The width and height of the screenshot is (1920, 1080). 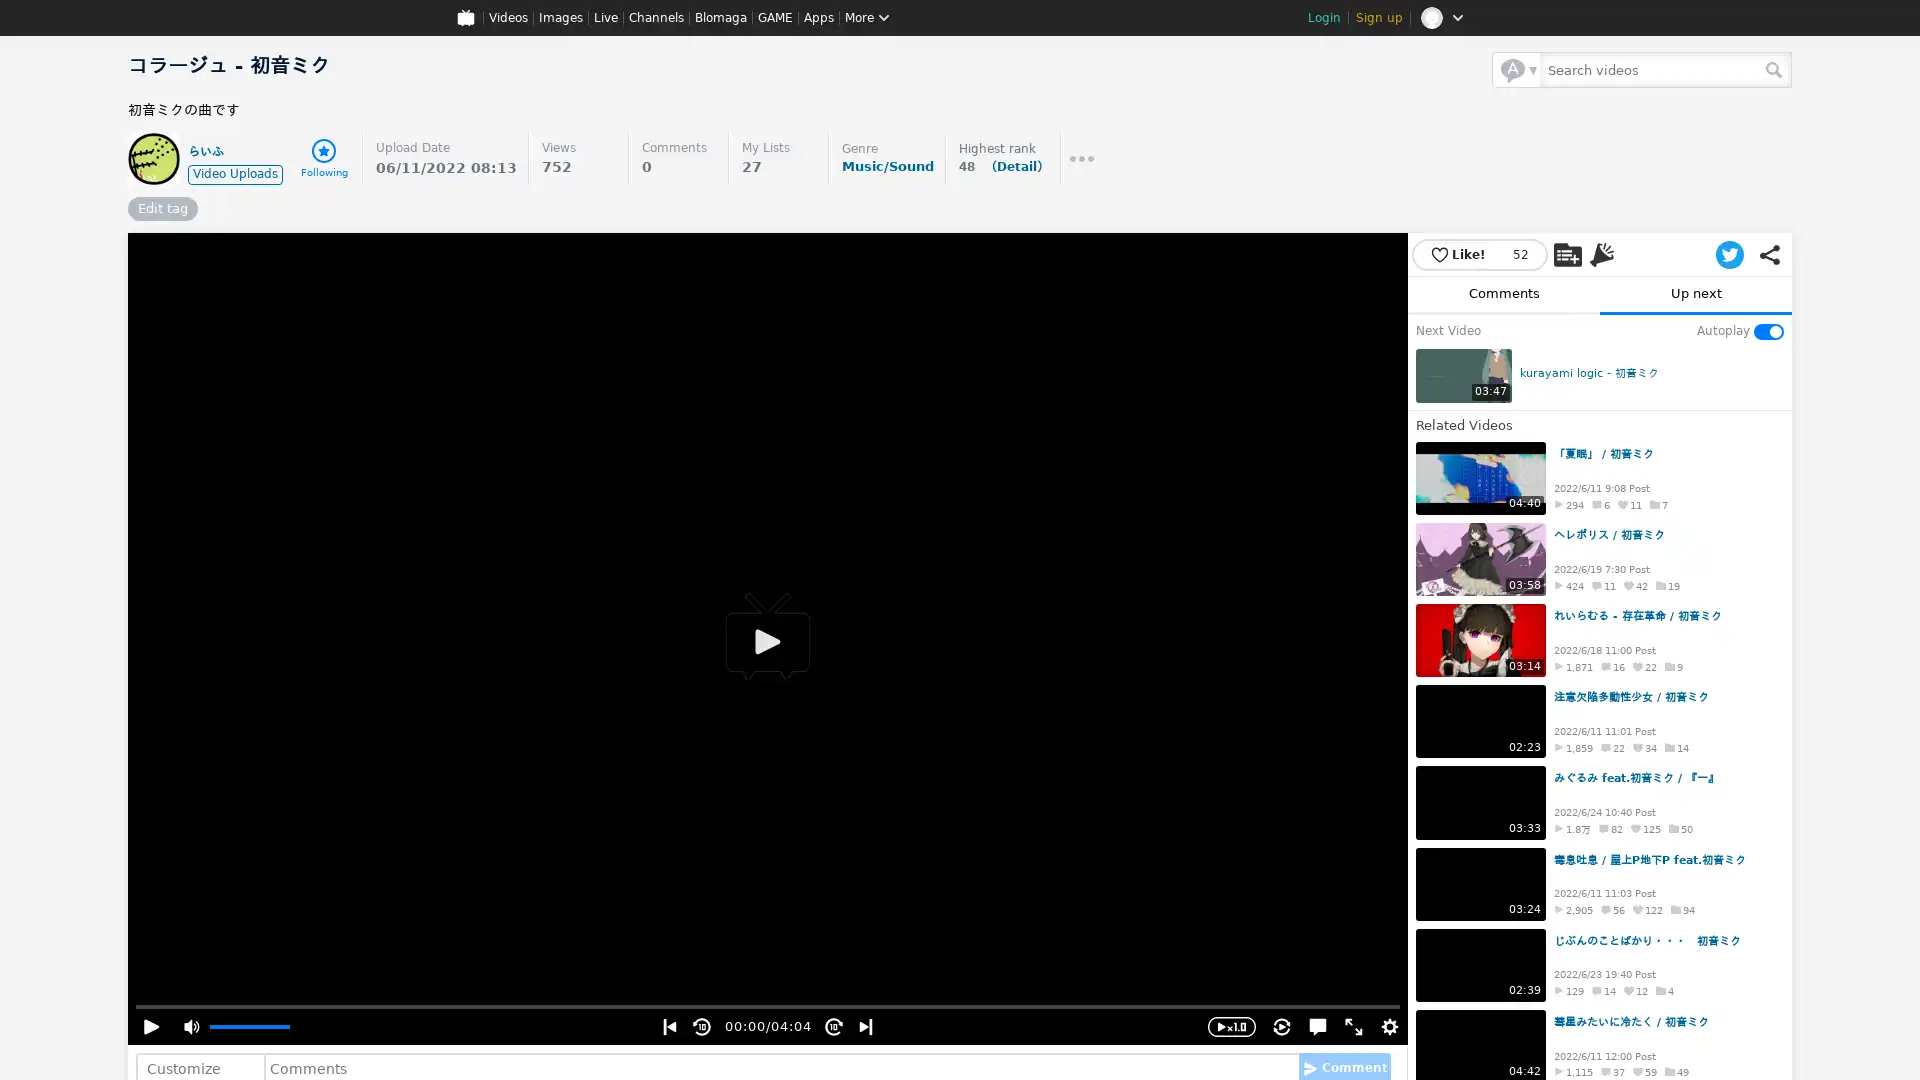 What do you see at coordinates (1353, 1026) in the screenshot?
I see `Full Screen` at bounding box center [1353, 1026].